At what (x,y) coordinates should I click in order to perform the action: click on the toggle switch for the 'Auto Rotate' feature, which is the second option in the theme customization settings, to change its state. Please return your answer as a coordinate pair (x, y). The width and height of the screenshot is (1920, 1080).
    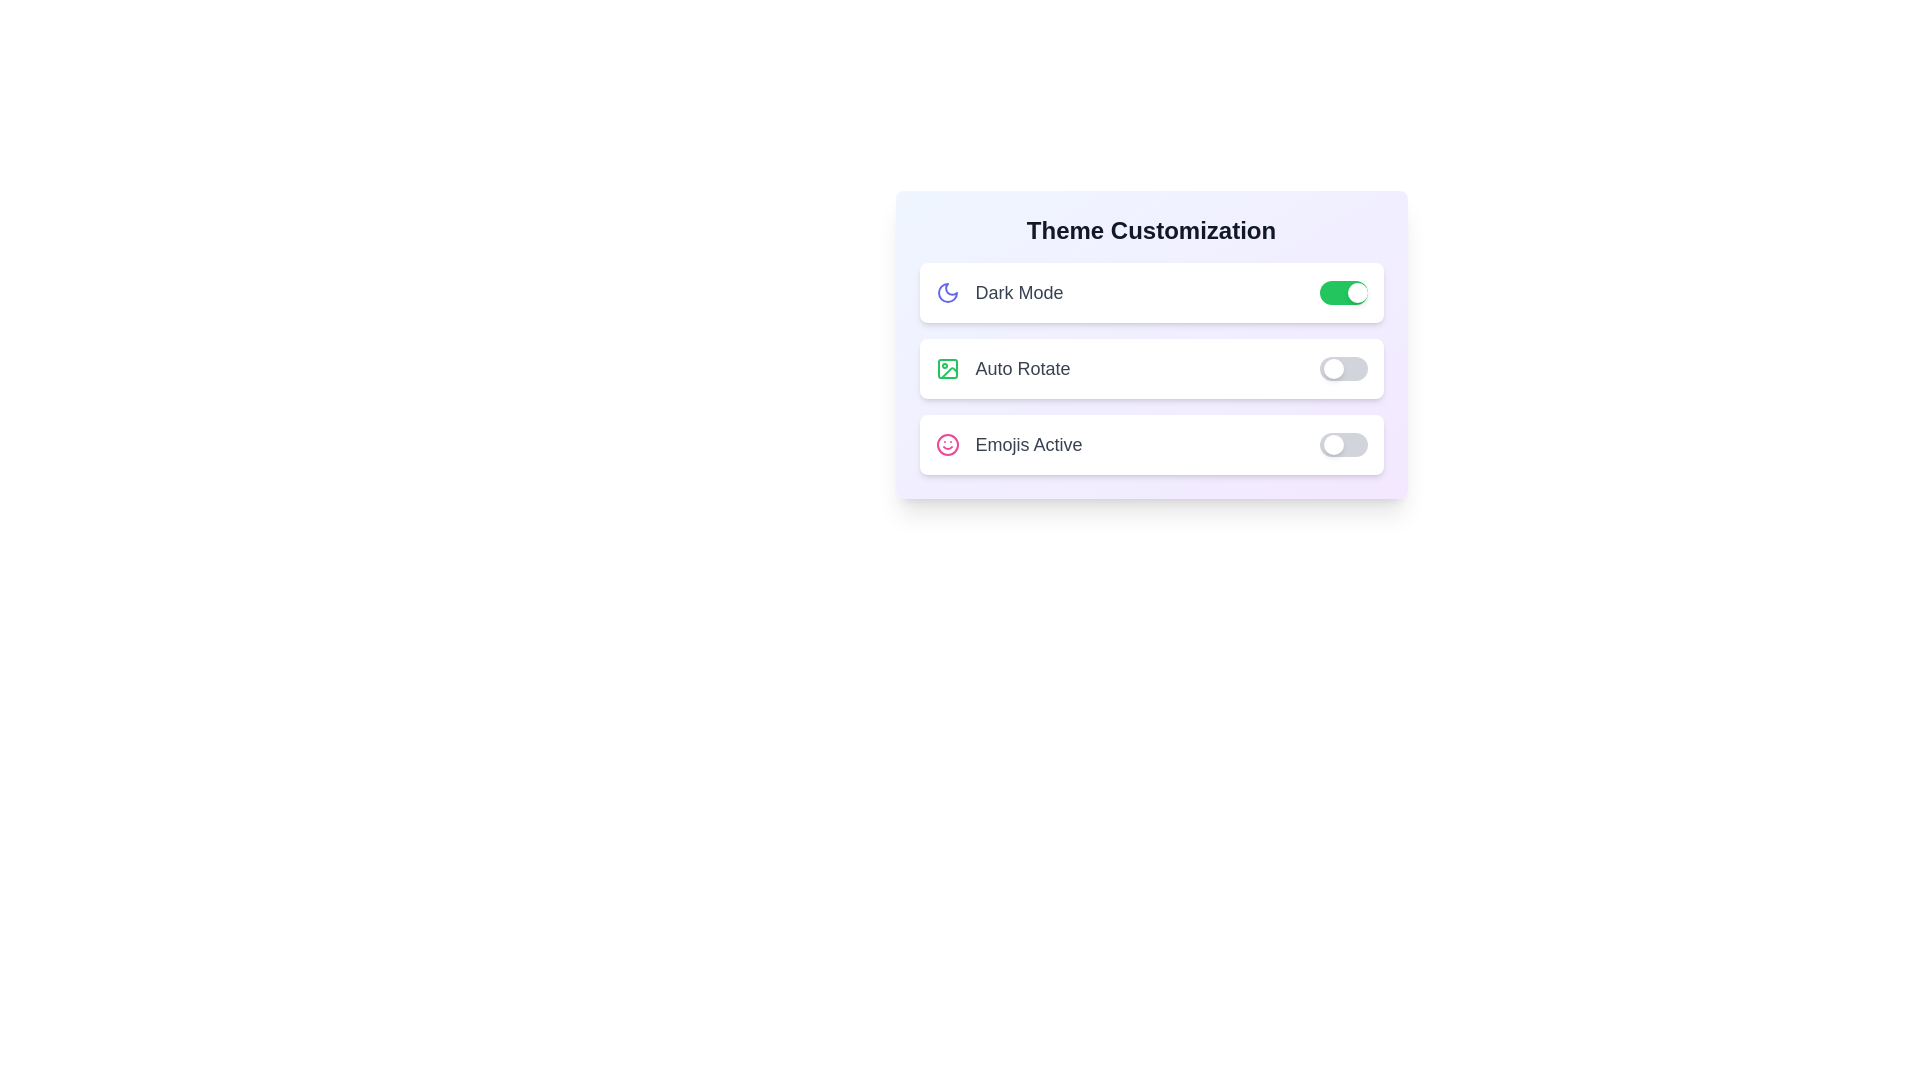
    Looking at the image, I should click on (1151, 343).